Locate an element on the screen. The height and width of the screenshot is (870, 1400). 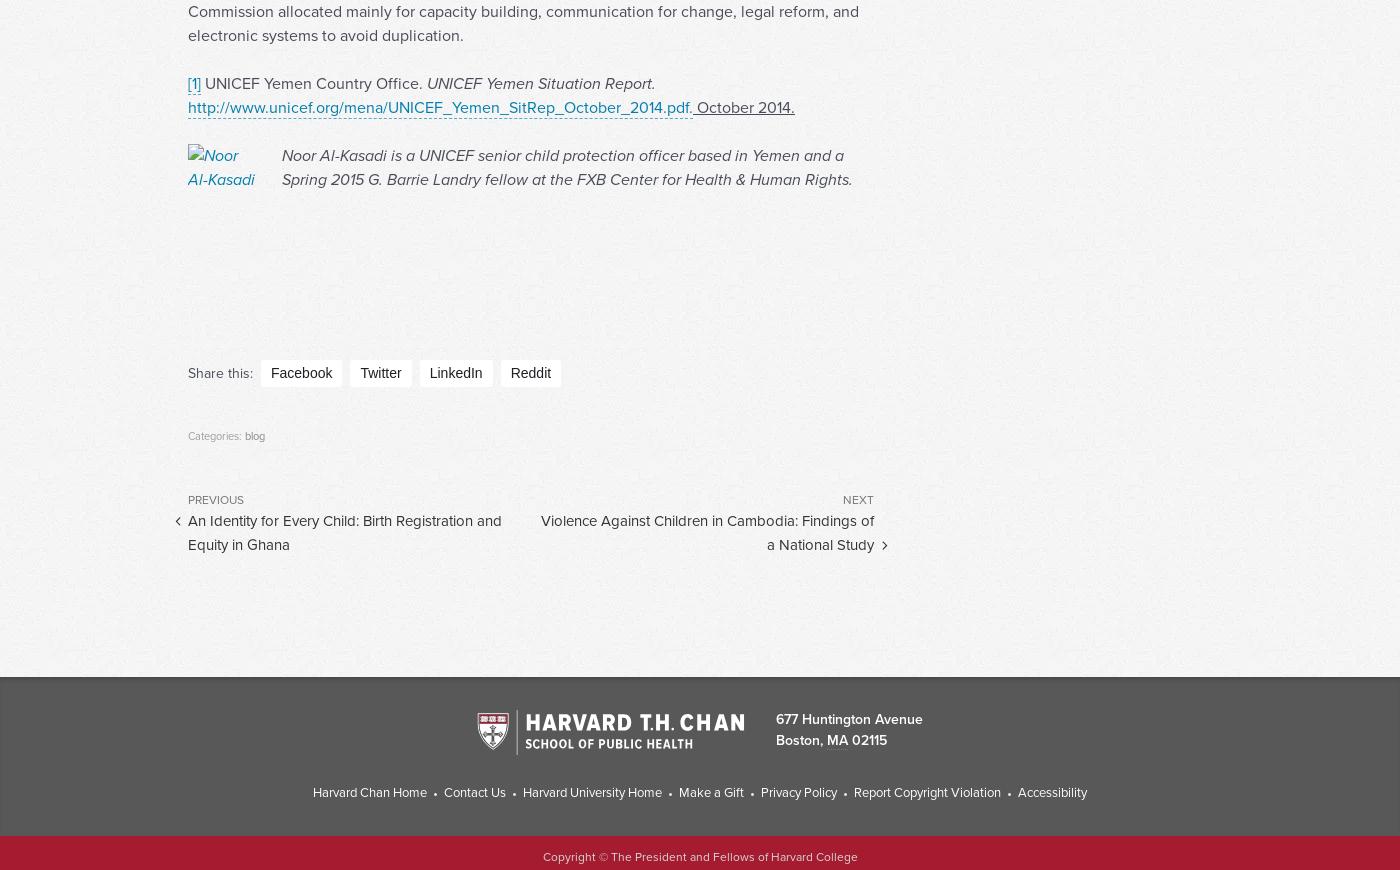
'Harvard University Home' is located at coordinates (592, 831).